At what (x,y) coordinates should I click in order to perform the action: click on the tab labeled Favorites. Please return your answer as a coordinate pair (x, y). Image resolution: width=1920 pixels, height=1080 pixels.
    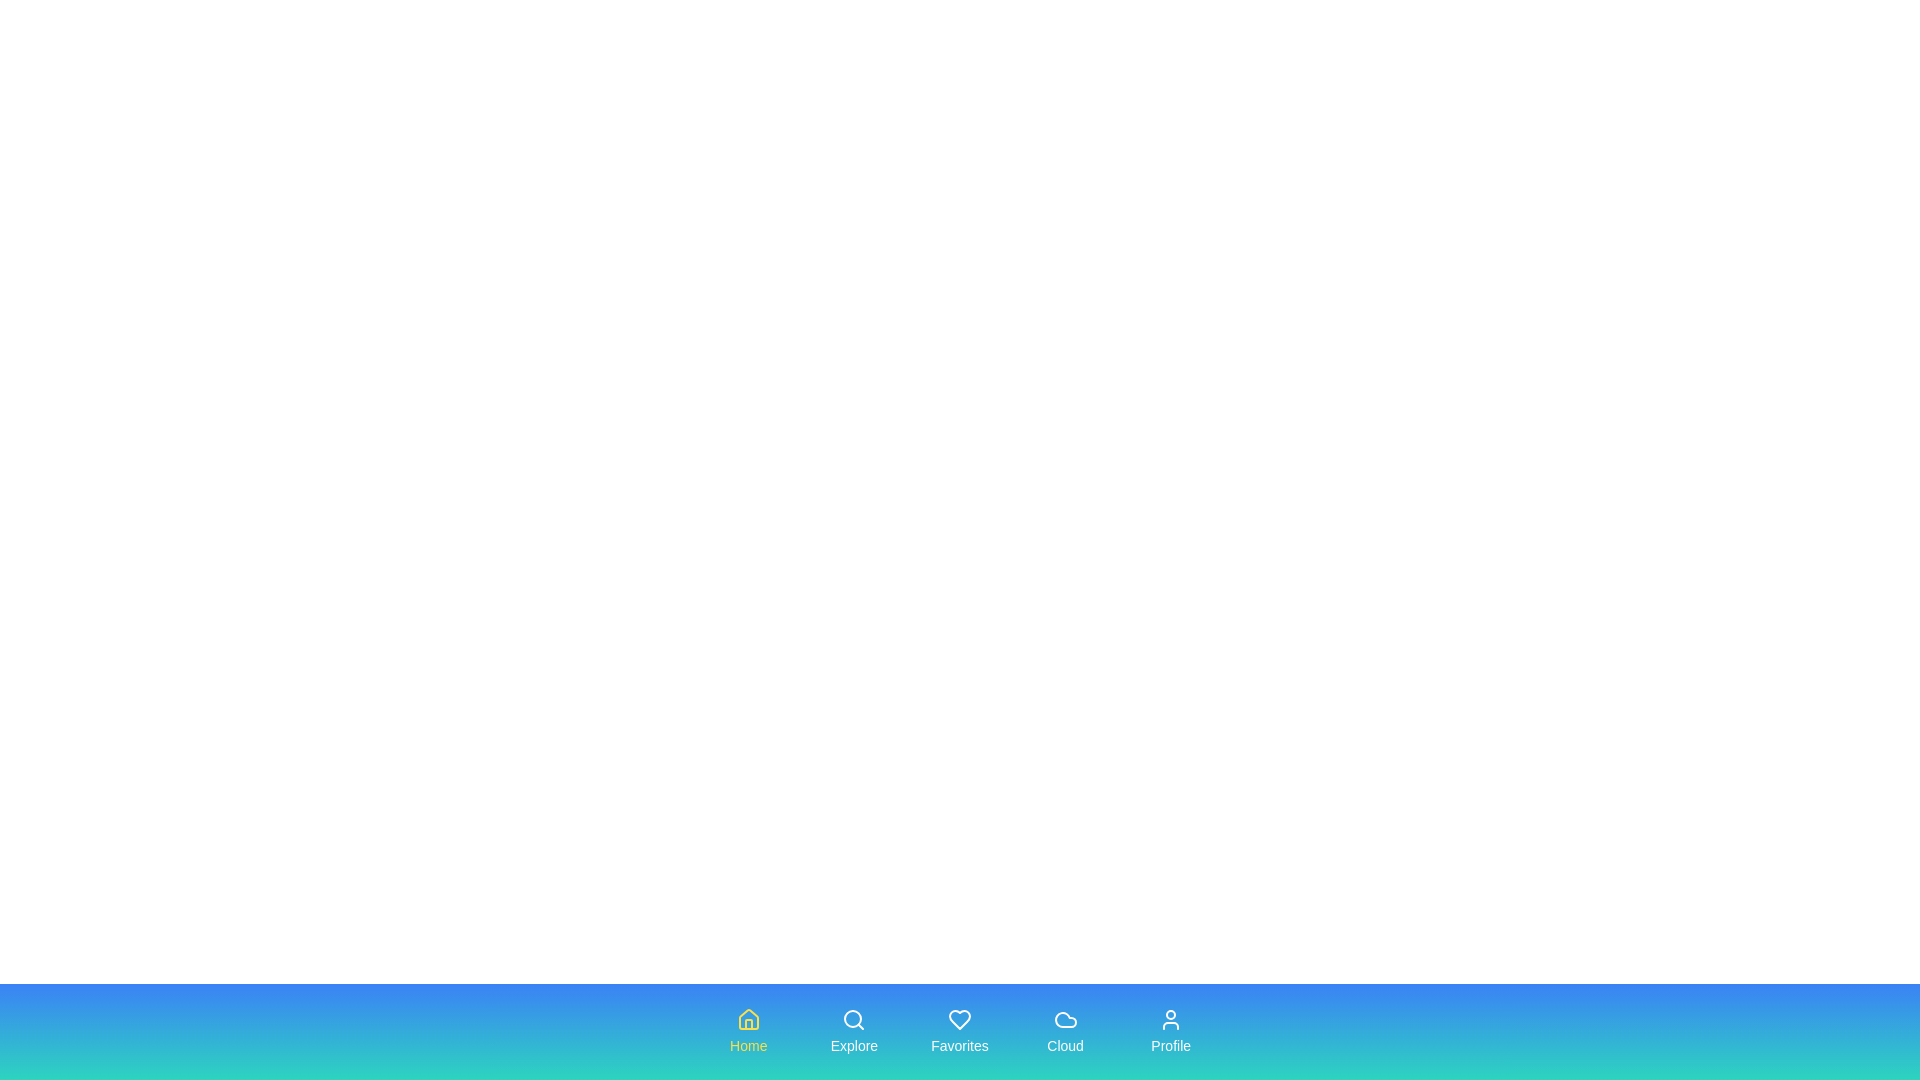
    Looking at the image, I should click on (960, 1032).